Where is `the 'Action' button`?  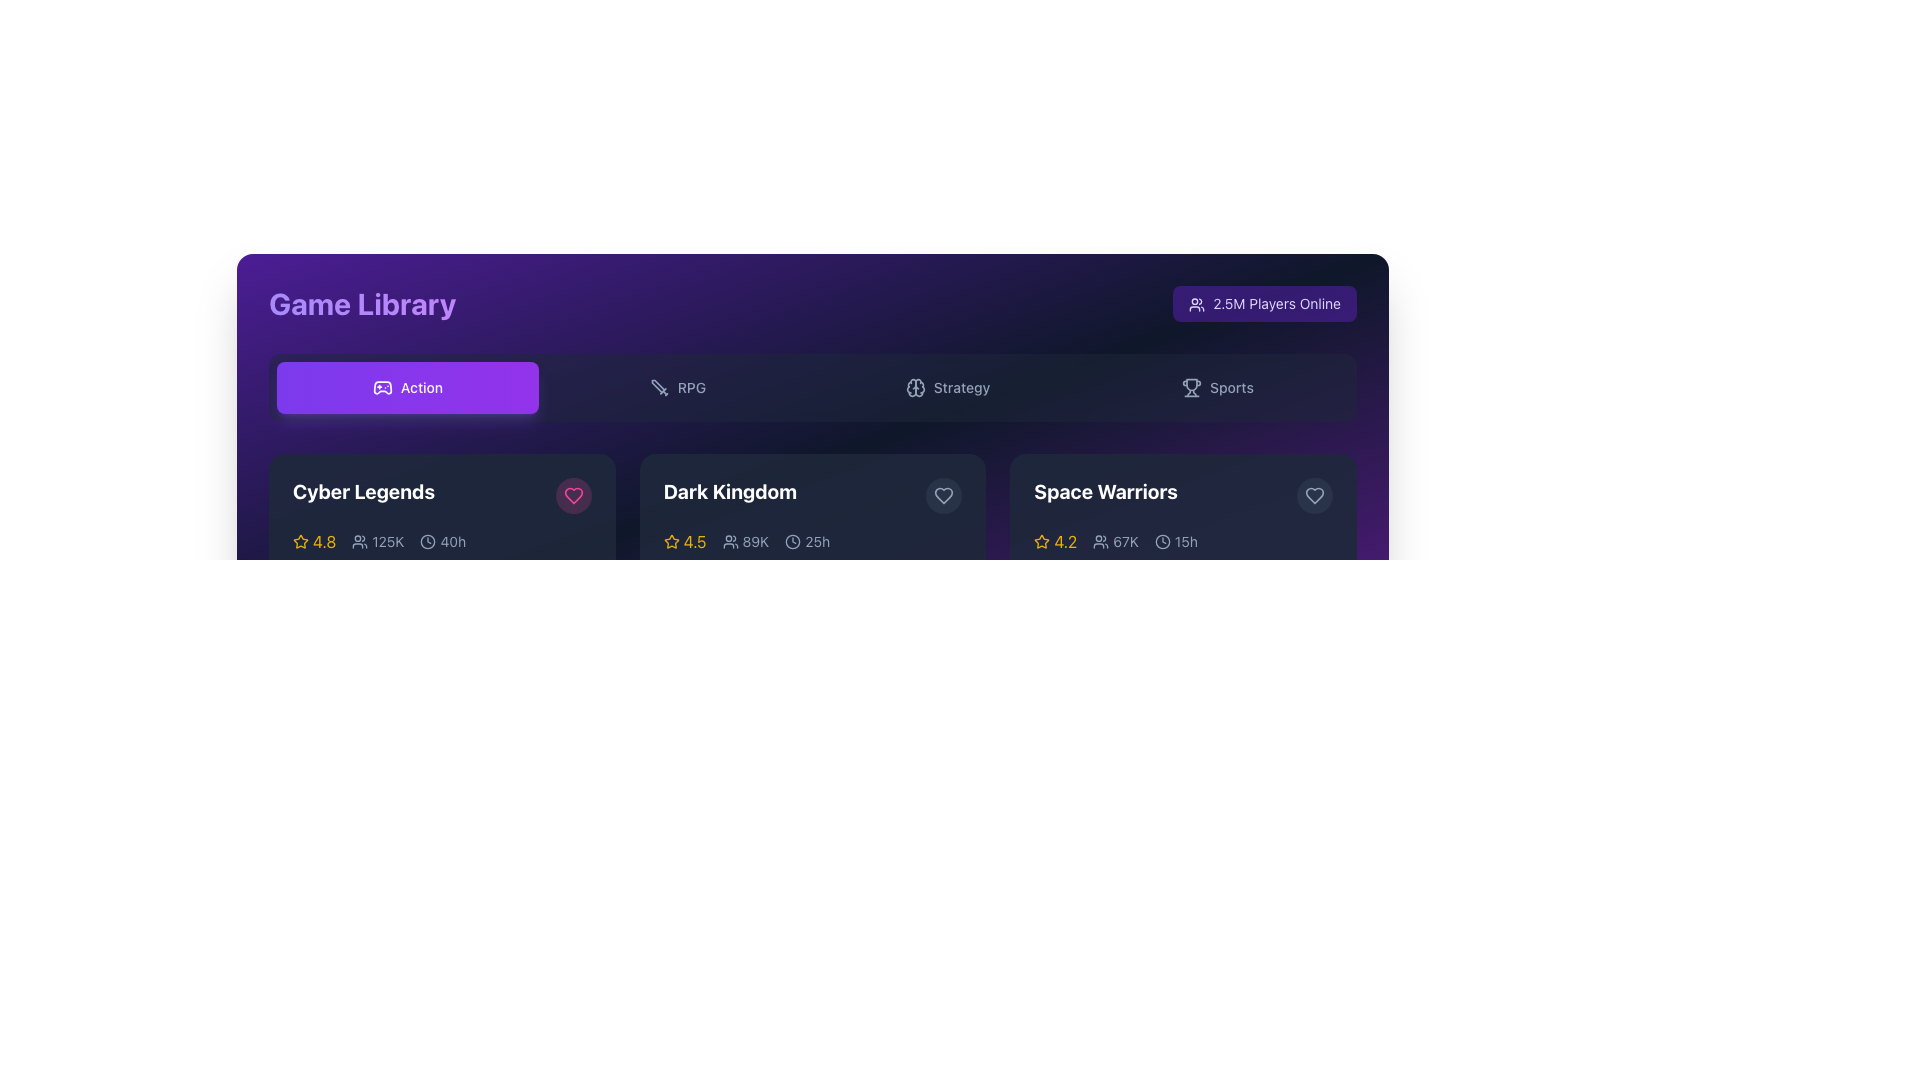
the 'Action' button is located at coordinates (407, 388).